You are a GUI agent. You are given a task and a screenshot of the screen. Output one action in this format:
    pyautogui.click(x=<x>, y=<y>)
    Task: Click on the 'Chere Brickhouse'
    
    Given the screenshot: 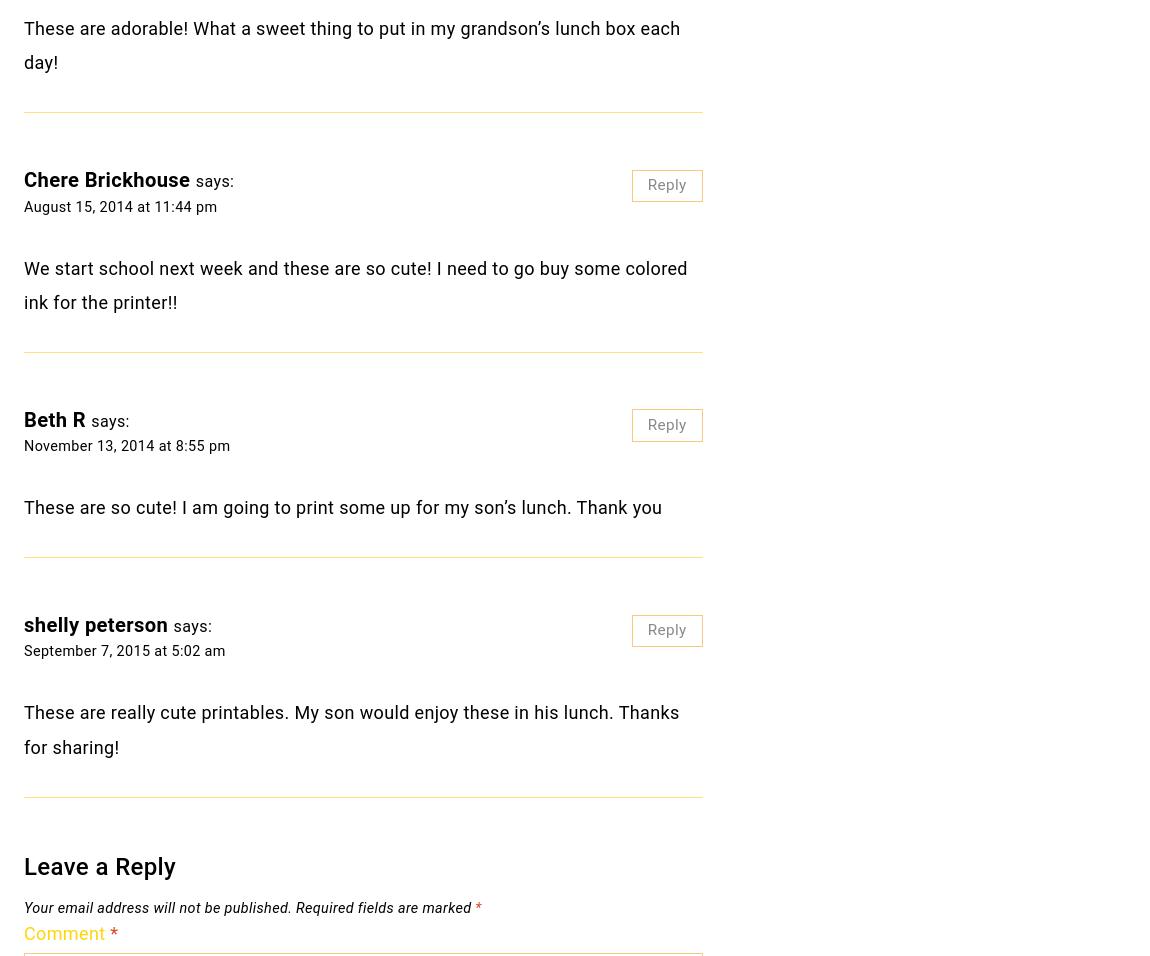 What is the action you would take?
    pyautogui.click(x=23, y=180)
    